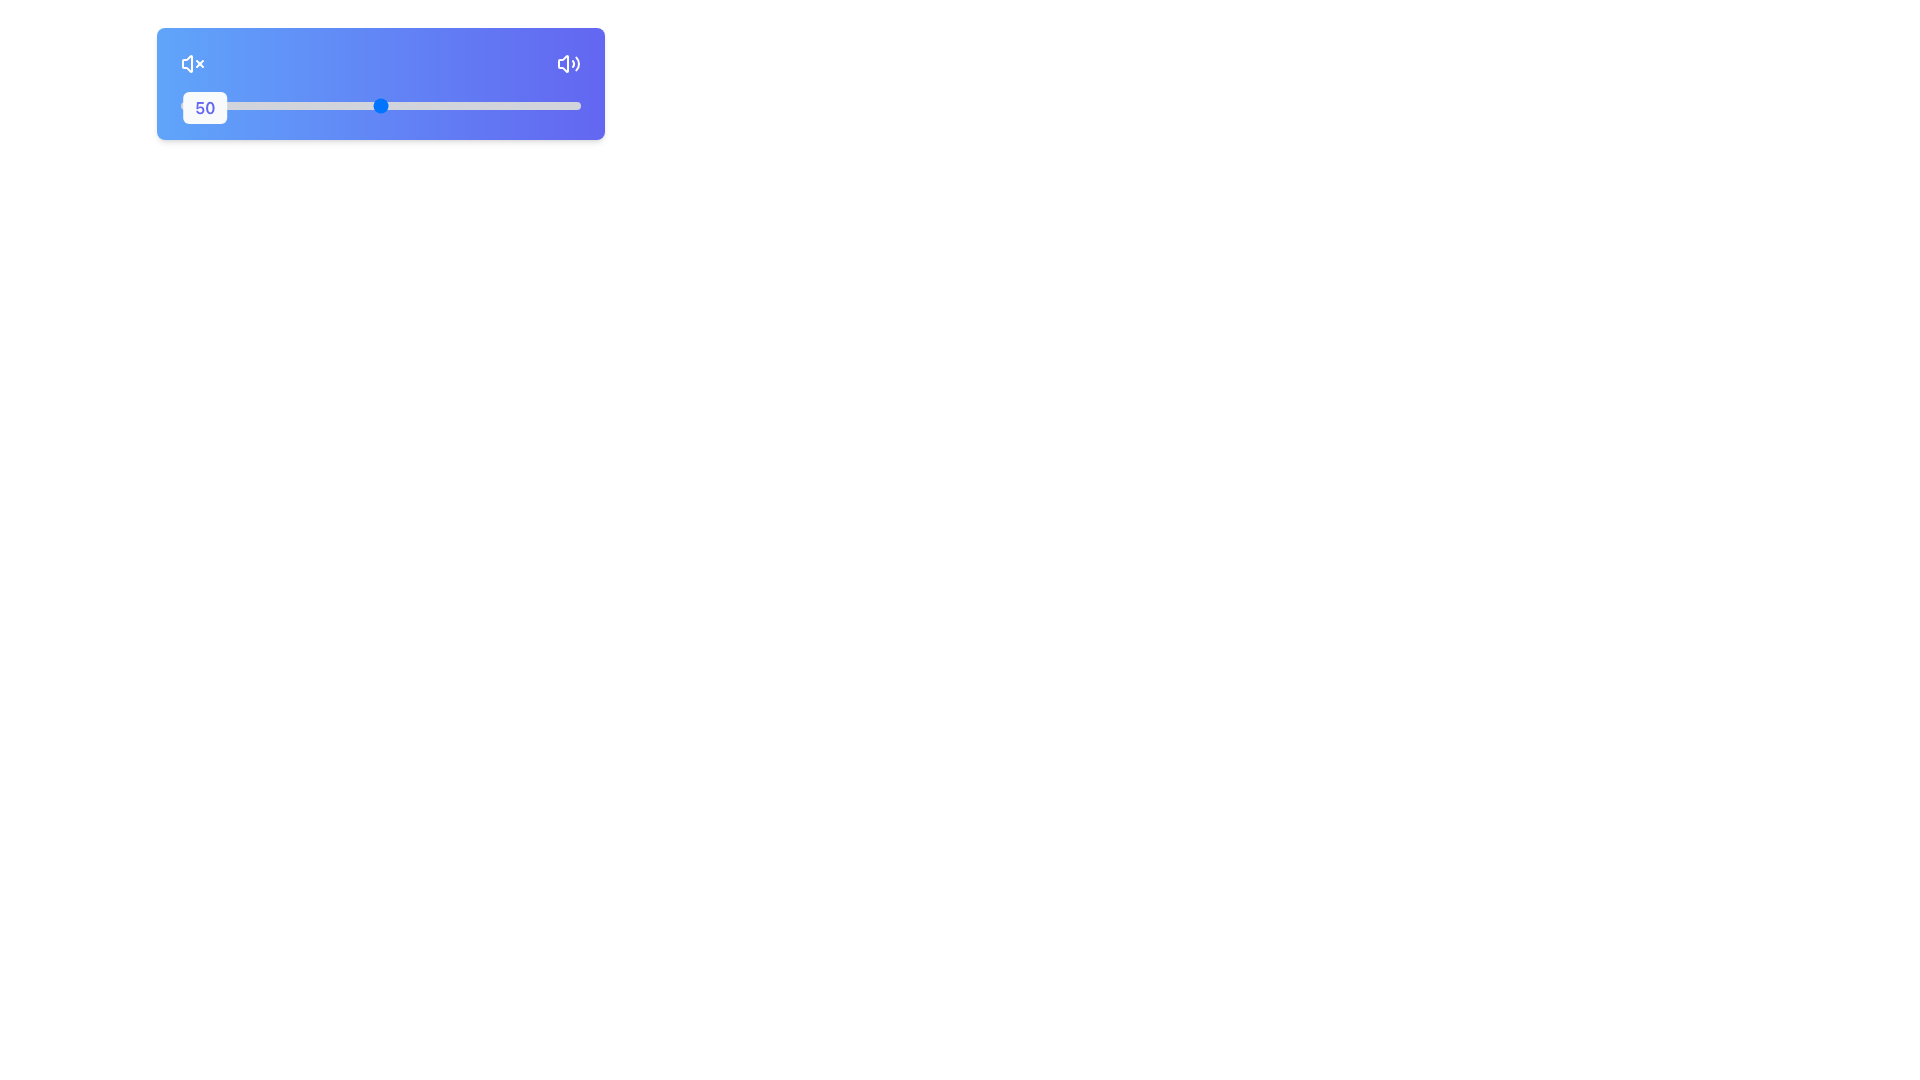  I want to click on the slider value, so click(508, 105).